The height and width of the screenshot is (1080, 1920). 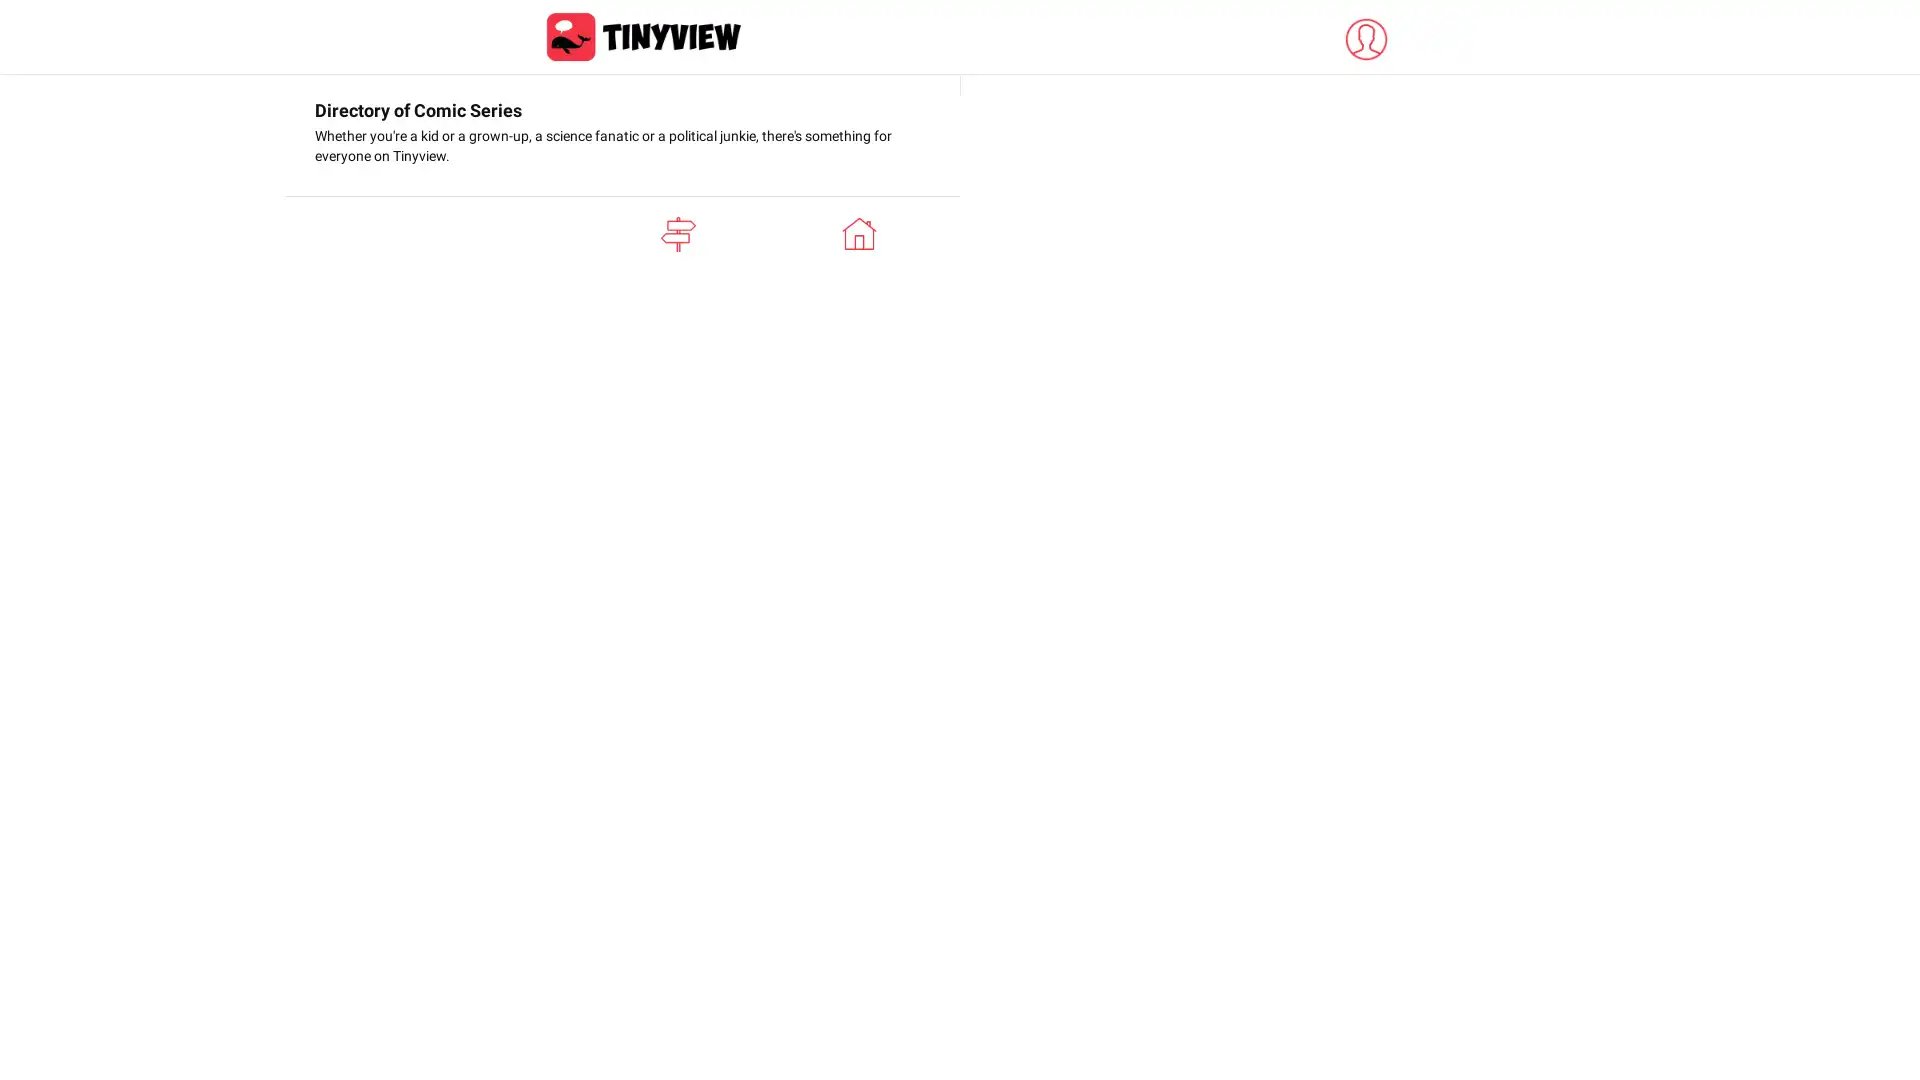 I want to click on Follow, so click(x=1363, y=315).